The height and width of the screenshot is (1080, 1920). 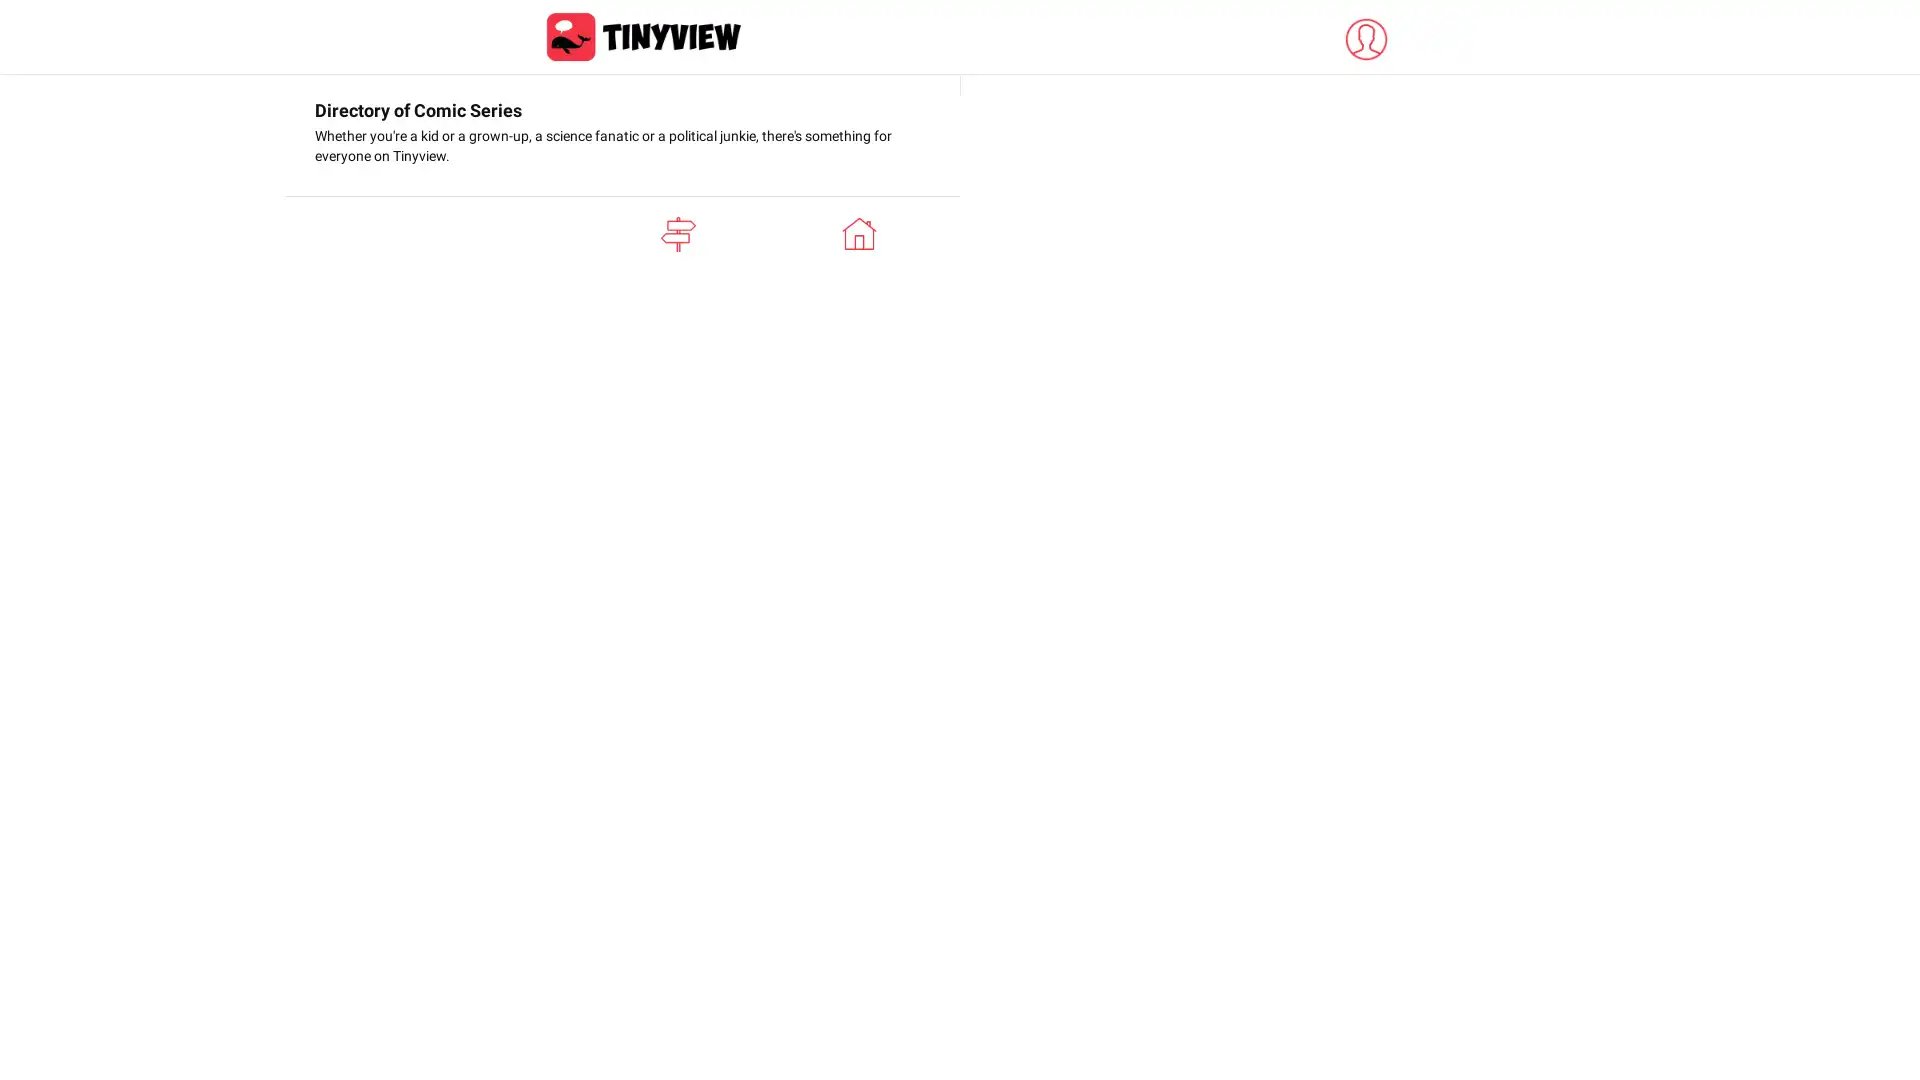 I want to click on Follow, so click(x=1363, y=315).